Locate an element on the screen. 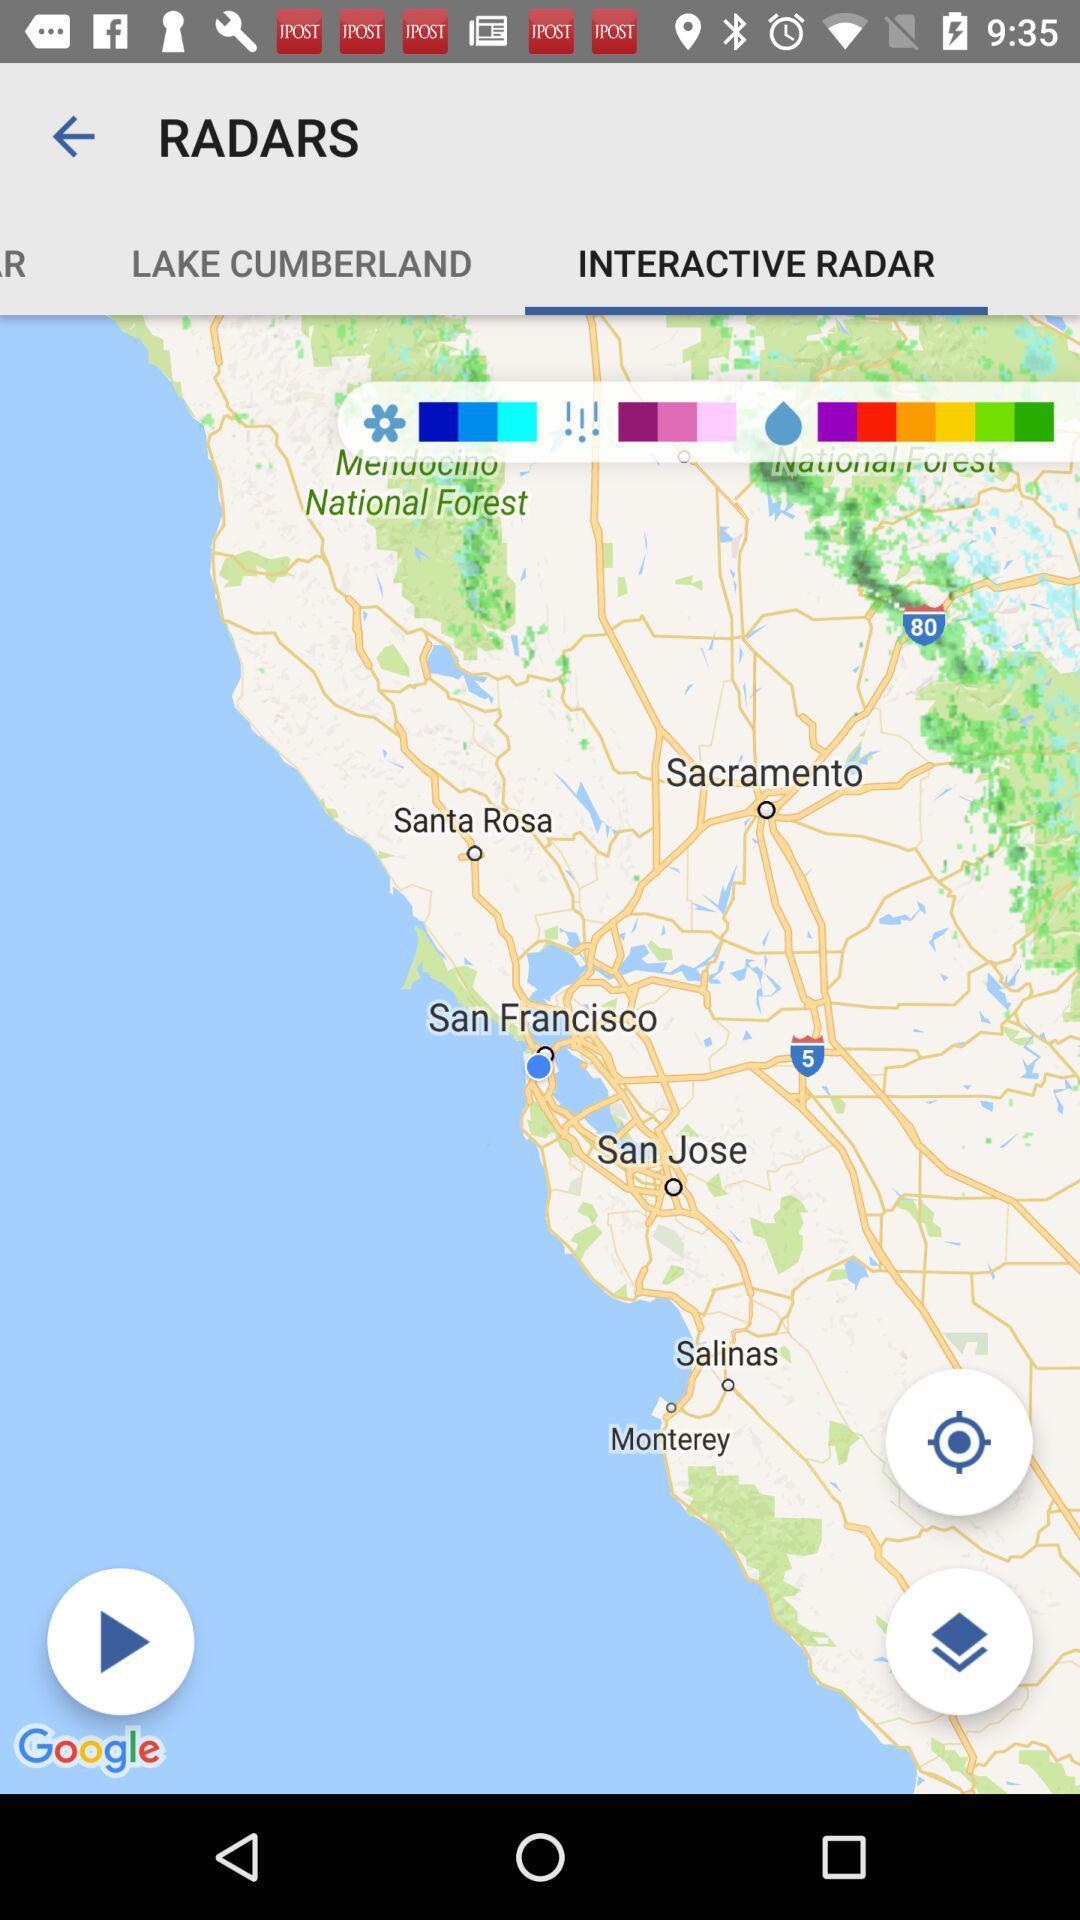 This screenshot has width=1080, height=1920. the layers icon is located at coordinates (958, 1641).